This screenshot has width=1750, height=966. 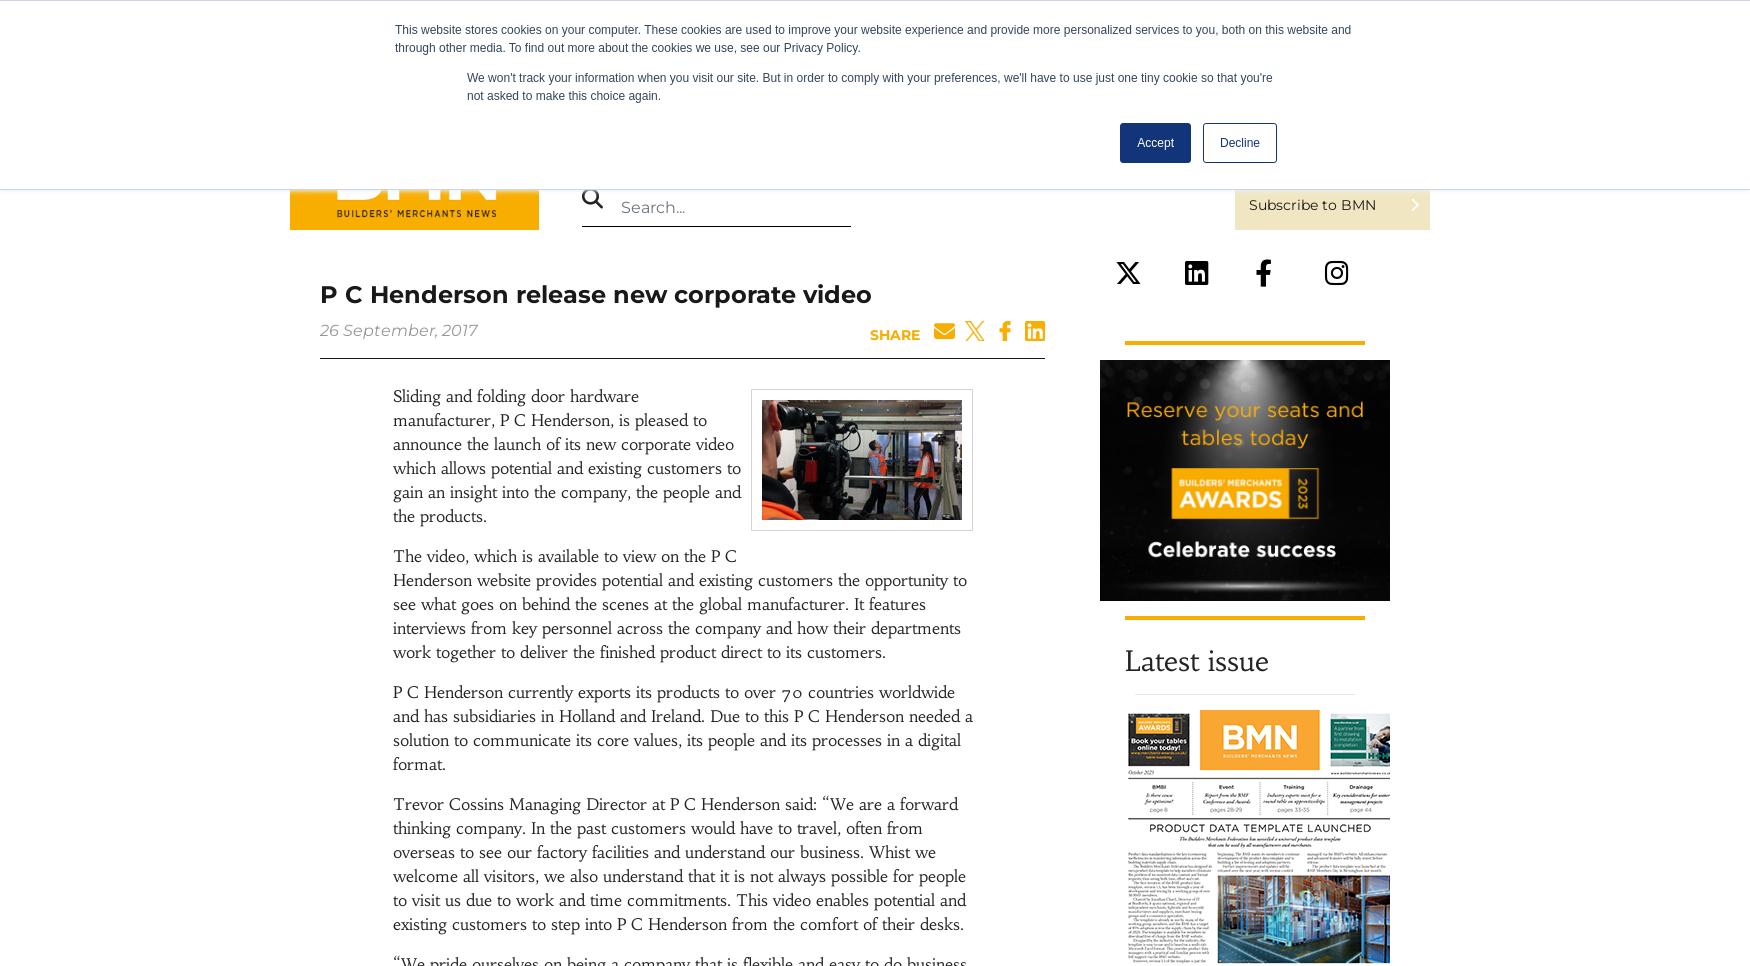 What do you see at coordinates (873, 39) in the screenshot?
I see `'This website stores cookies on your computer. These cookies are used to improve your website experience and provide more personalized services to you, both on this website and through other media. To find out more about the cookies we use, see our Privacy Policy.'` at bounding box center [873, 39].